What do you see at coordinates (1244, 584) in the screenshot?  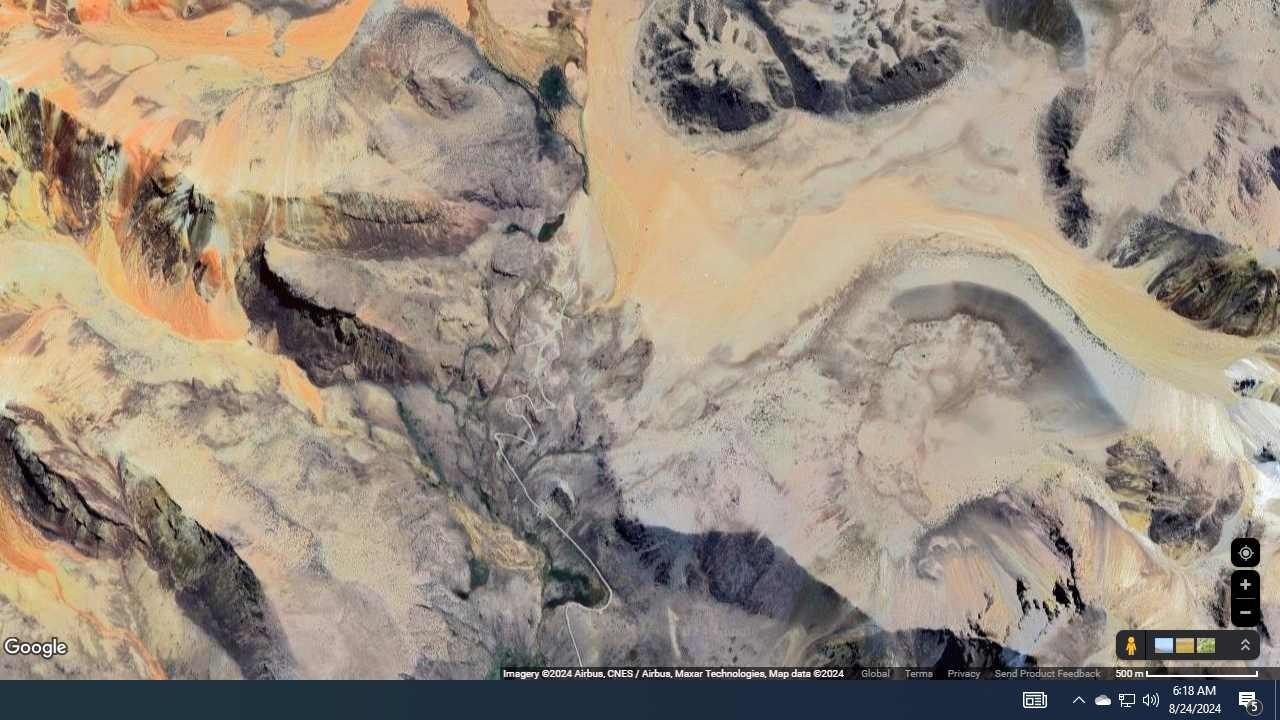 I see `'Zoom in'` at bounding box center [1244, 584].